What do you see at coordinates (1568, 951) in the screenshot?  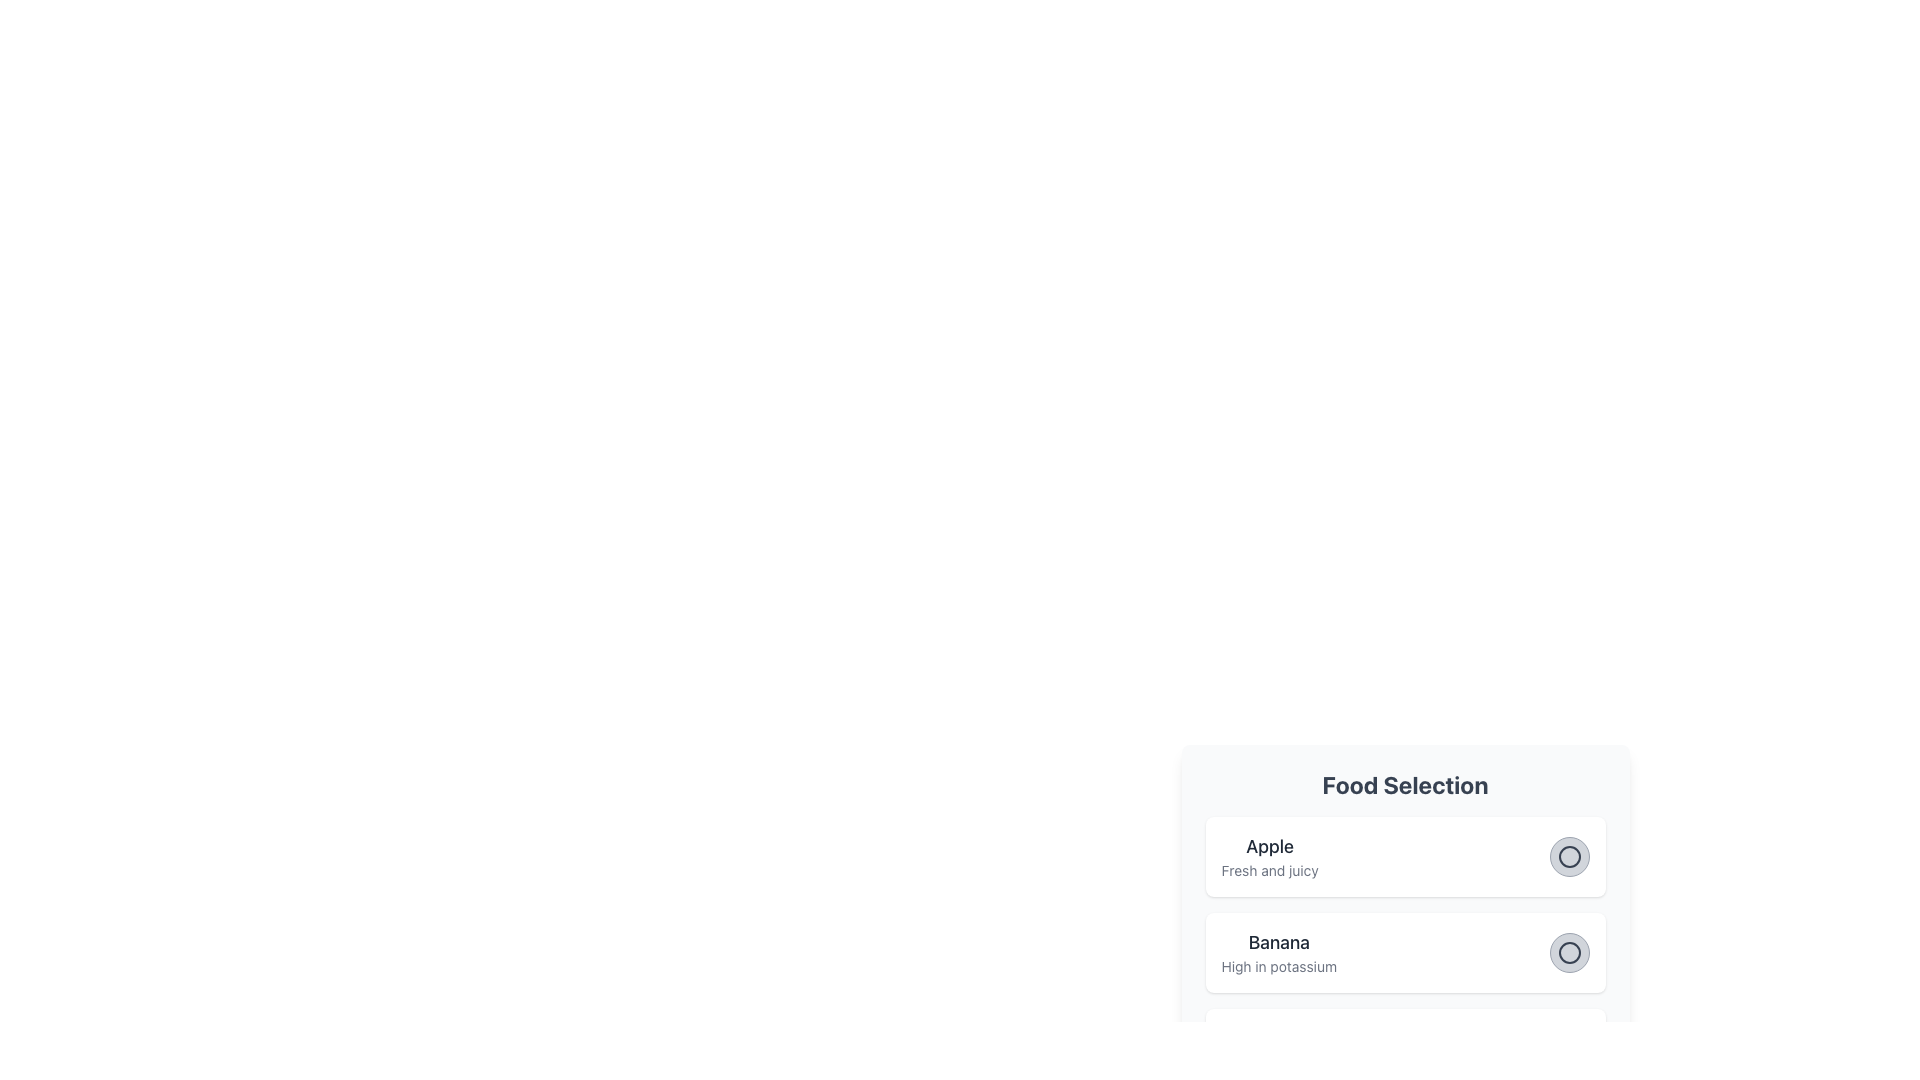 I see `the selectable button styled with a grey background and grey border located in the 'Food Selection' section next to the text 'Banana' for additional visual feedback` at bounding box center [1568, 951].